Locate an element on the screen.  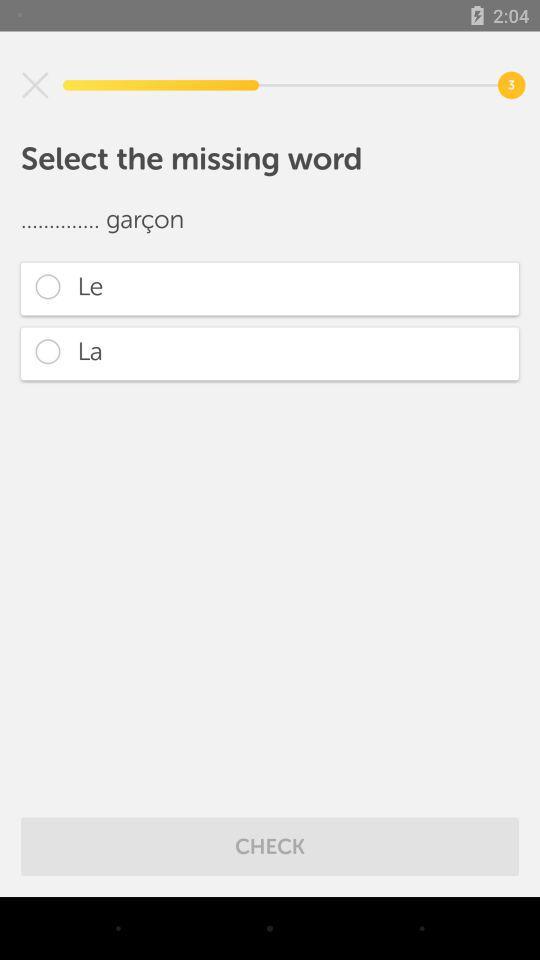
the item below le item is located at coordinates (270, 353).